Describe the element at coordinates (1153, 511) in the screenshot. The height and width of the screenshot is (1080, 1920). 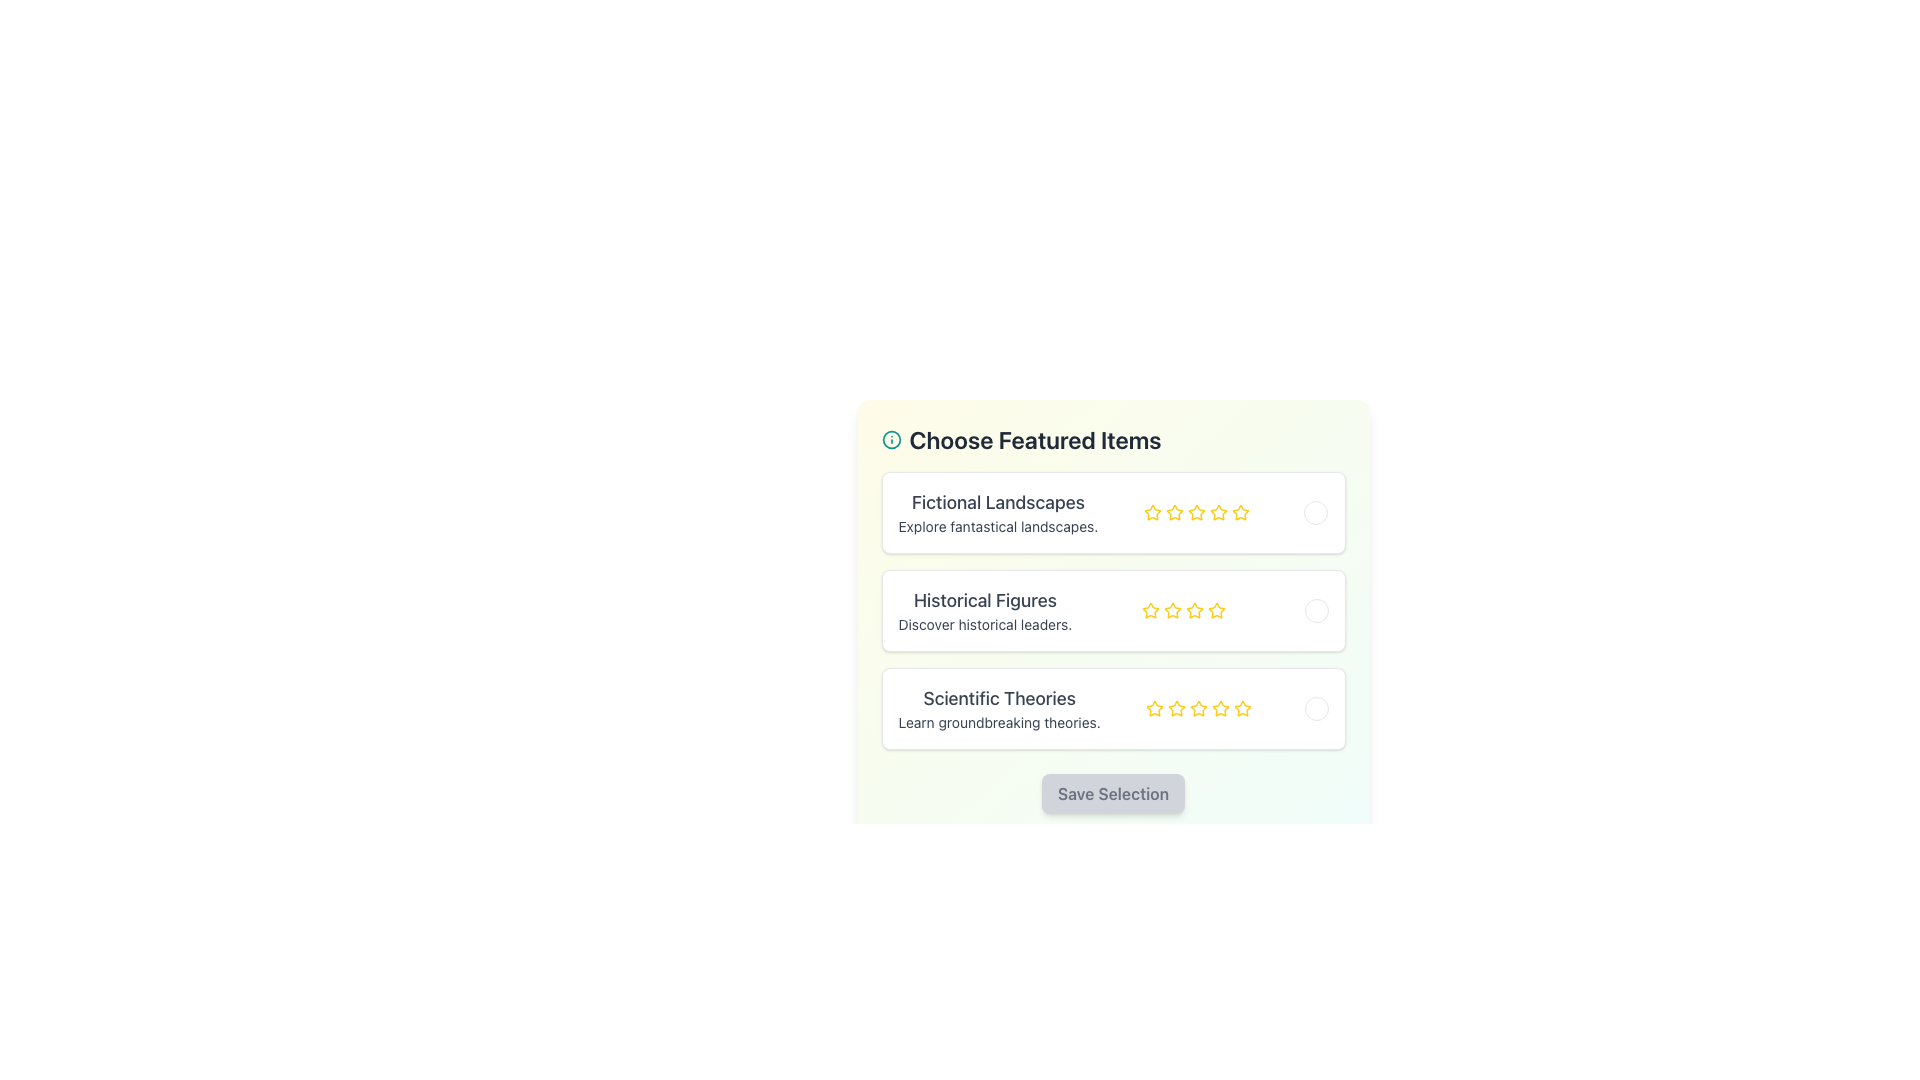
I see `the first star-shaped icon in the star rating UI widget to set the rating to one star, located to the right of 'Fictional Landscapes'` at that location.